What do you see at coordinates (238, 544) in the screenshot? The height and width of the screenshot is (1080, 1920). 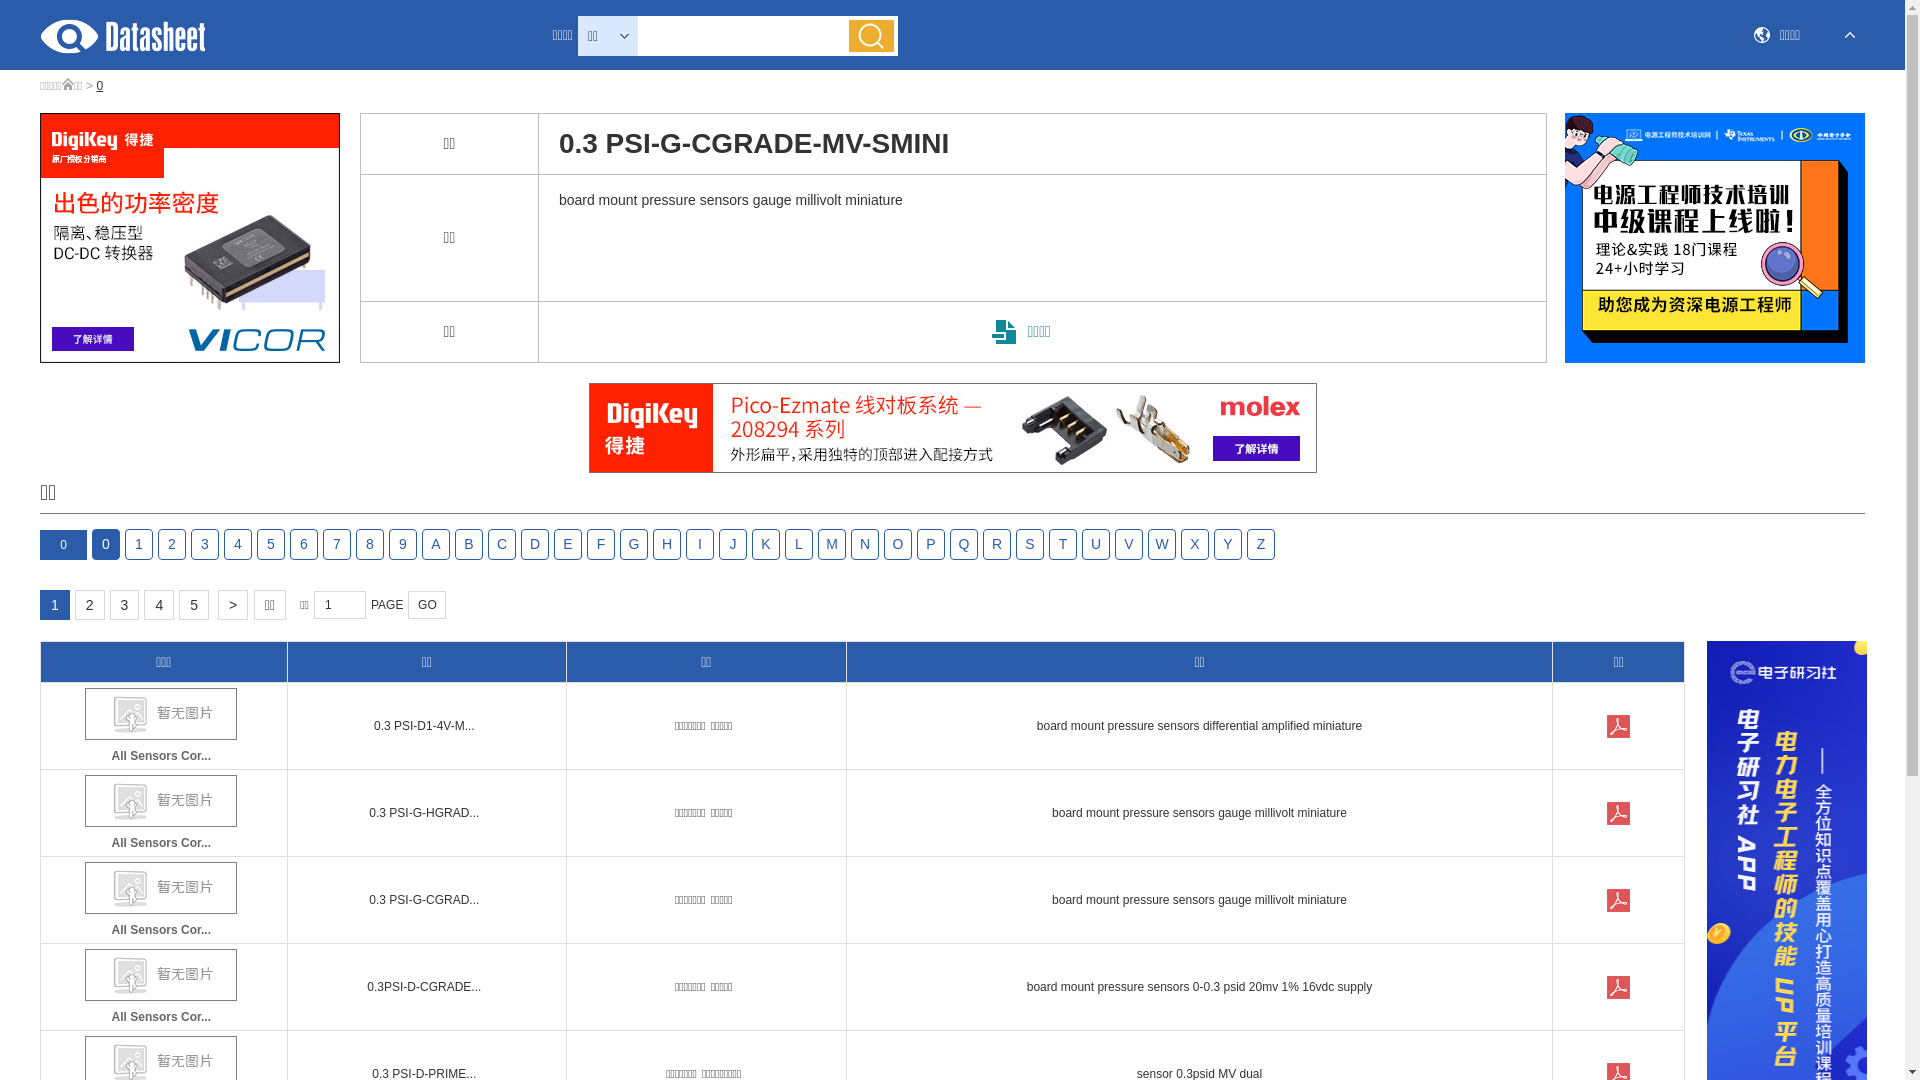 I see `'4'` at bounding box center [238, 544].